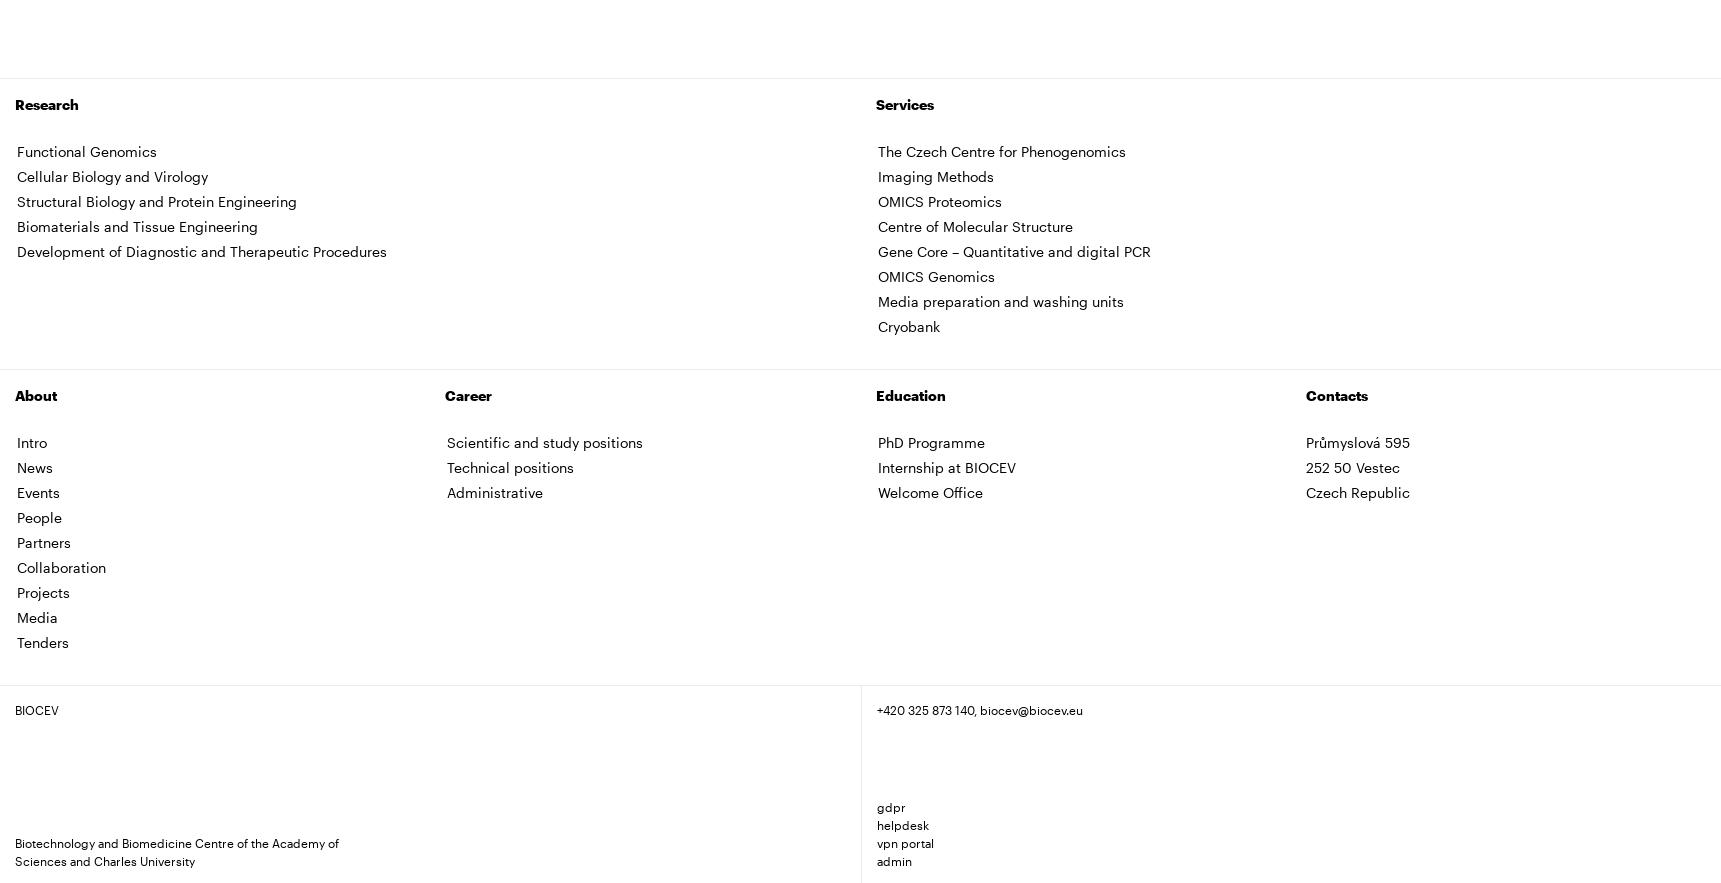 This screenshot has width=1721, height=883. I want to click on '+420 325 873 140', so click(924, 708).